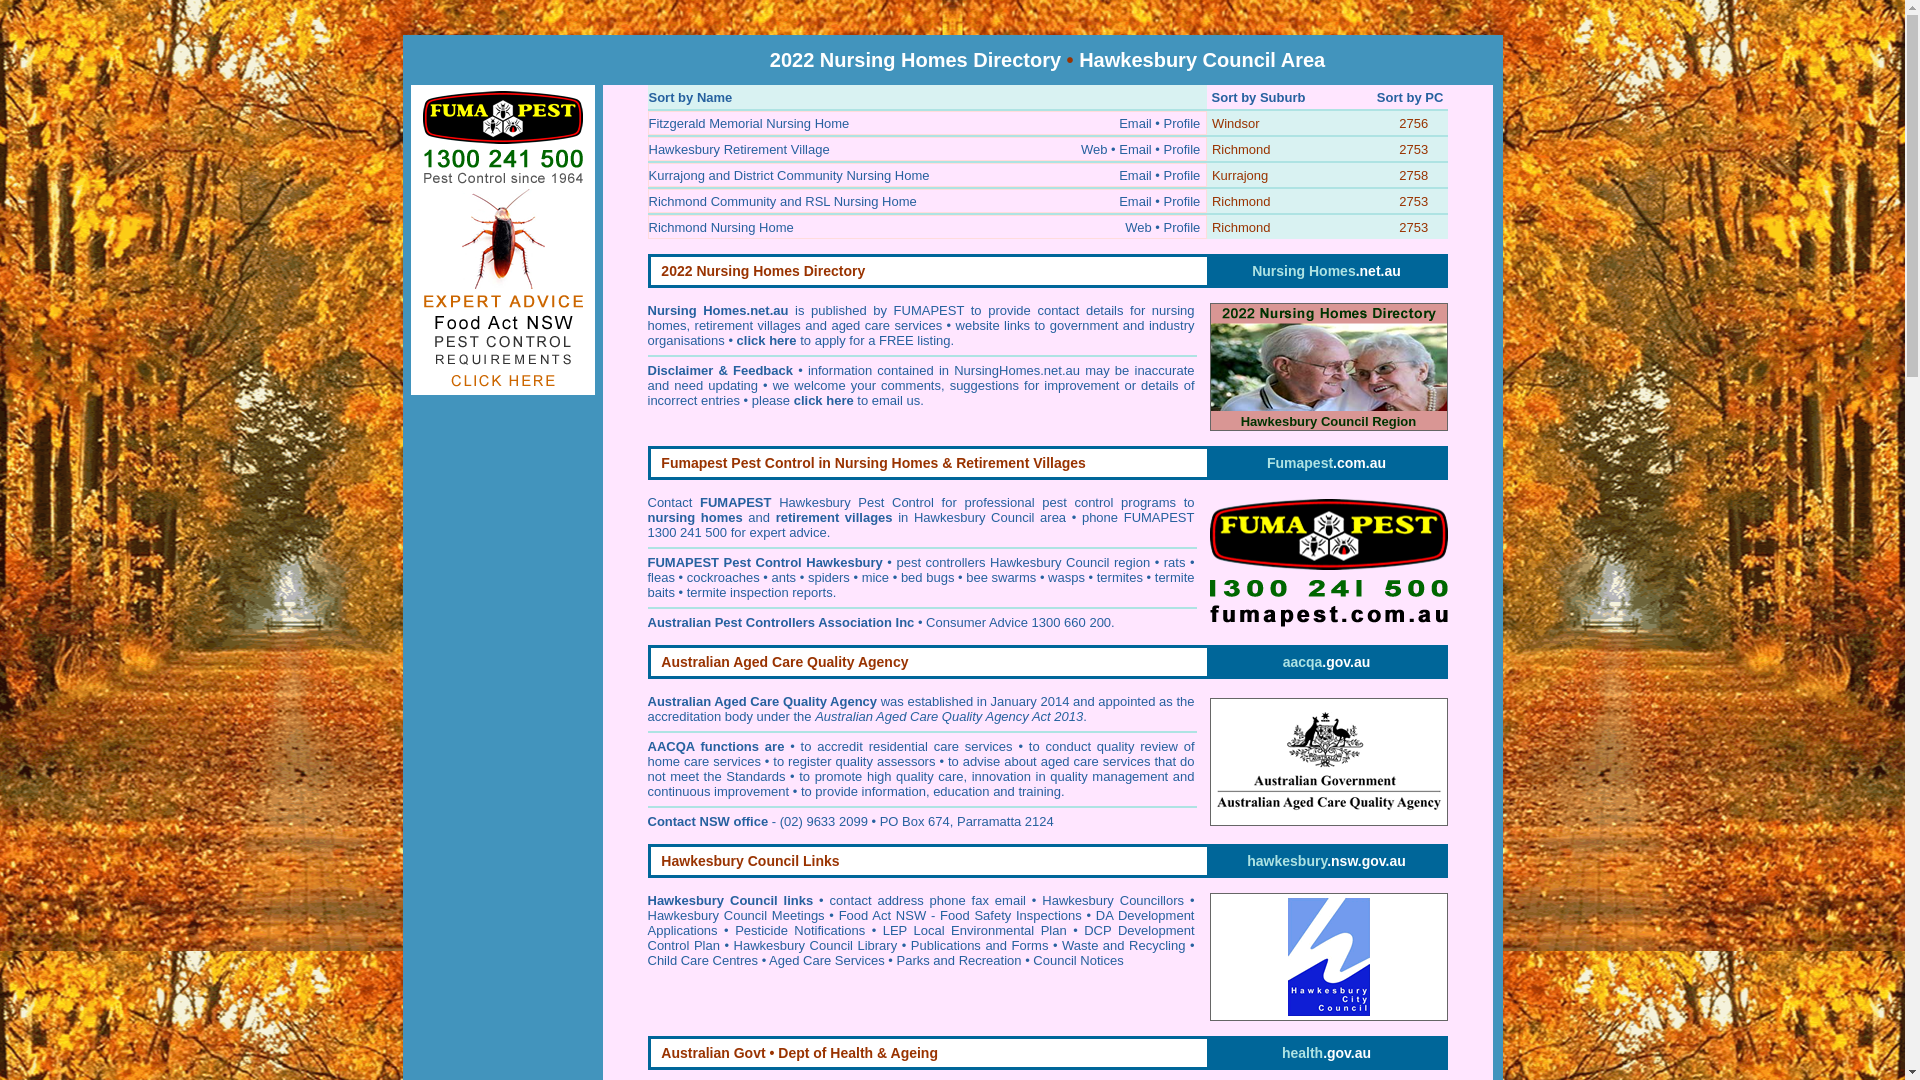 The width and height of the screenshot is (1920, 1080). Describe the element at coordinates (958, 959) in the screenshot. I see `'Parks and Recreation'` at that location.